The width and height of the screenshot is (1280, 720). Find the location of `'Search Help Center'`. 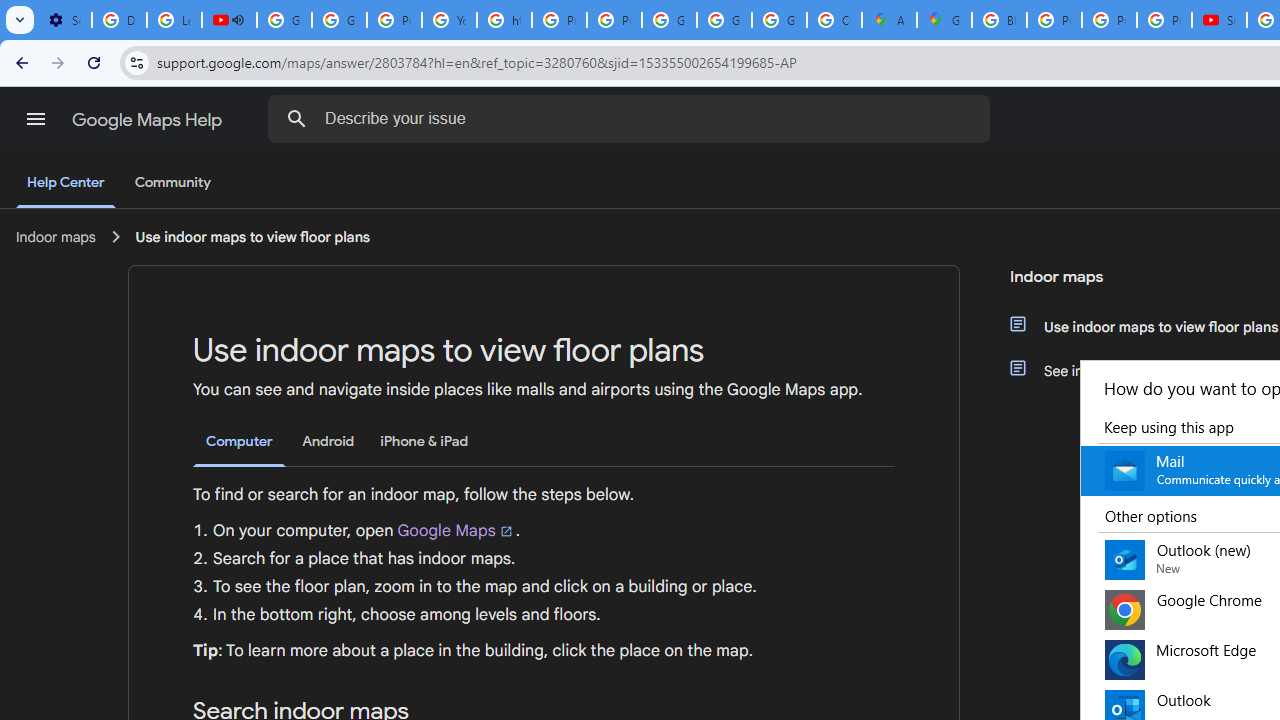

'Search Help Center' is located at coordinates (296, 118).